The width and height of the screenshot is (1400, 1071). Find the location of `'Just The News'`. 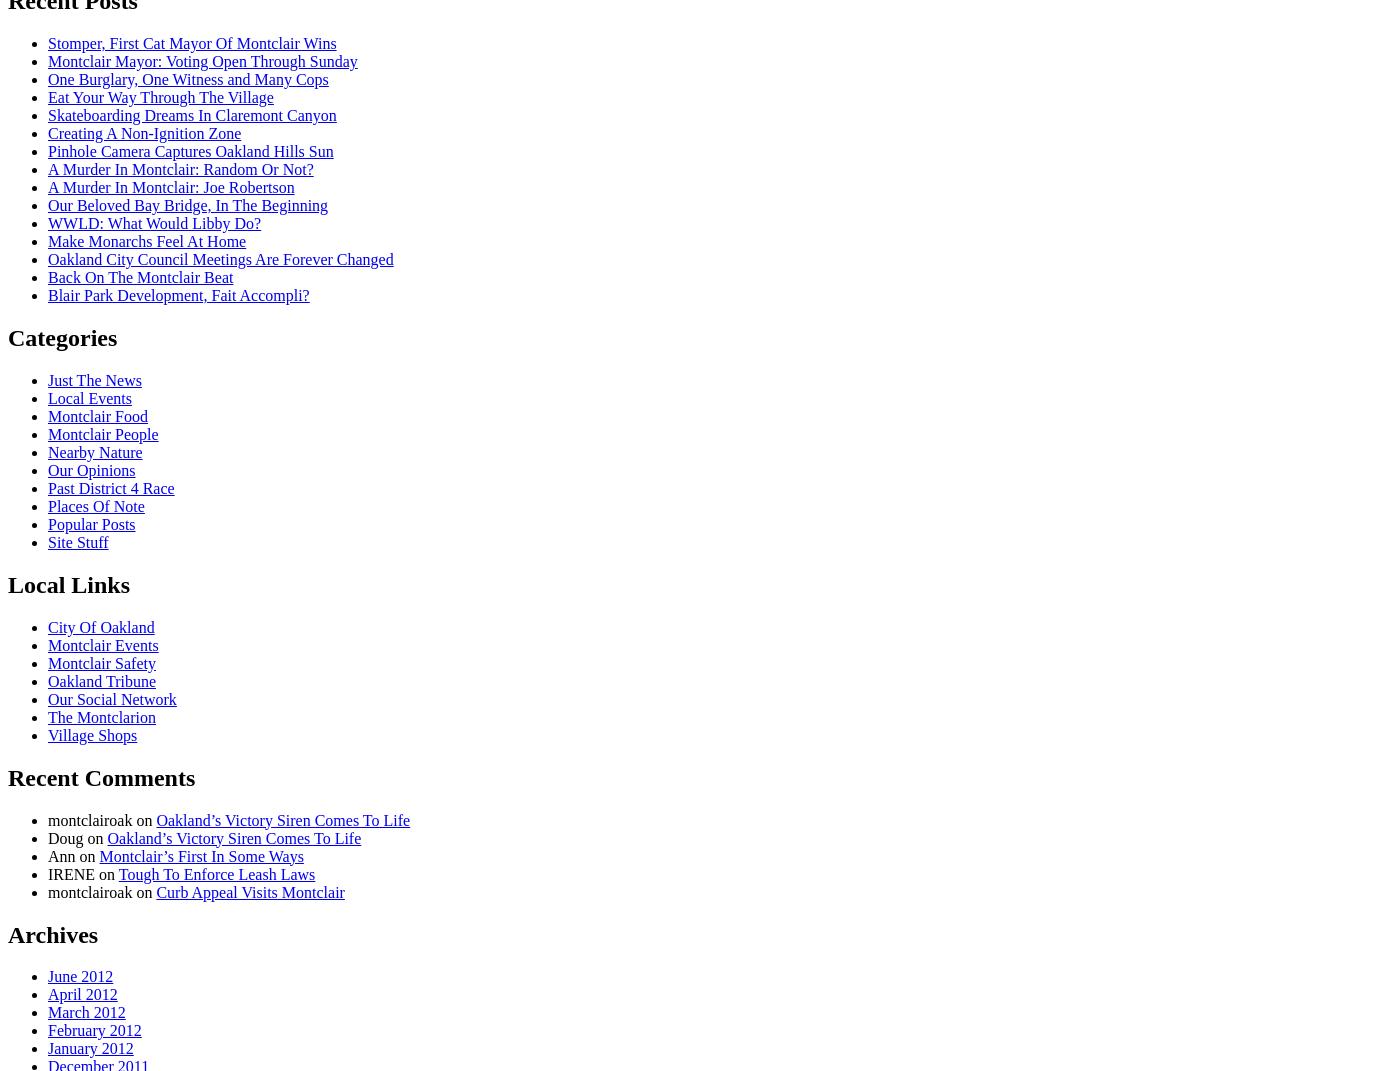

'Just The News' is located at coordinates (94, 379).